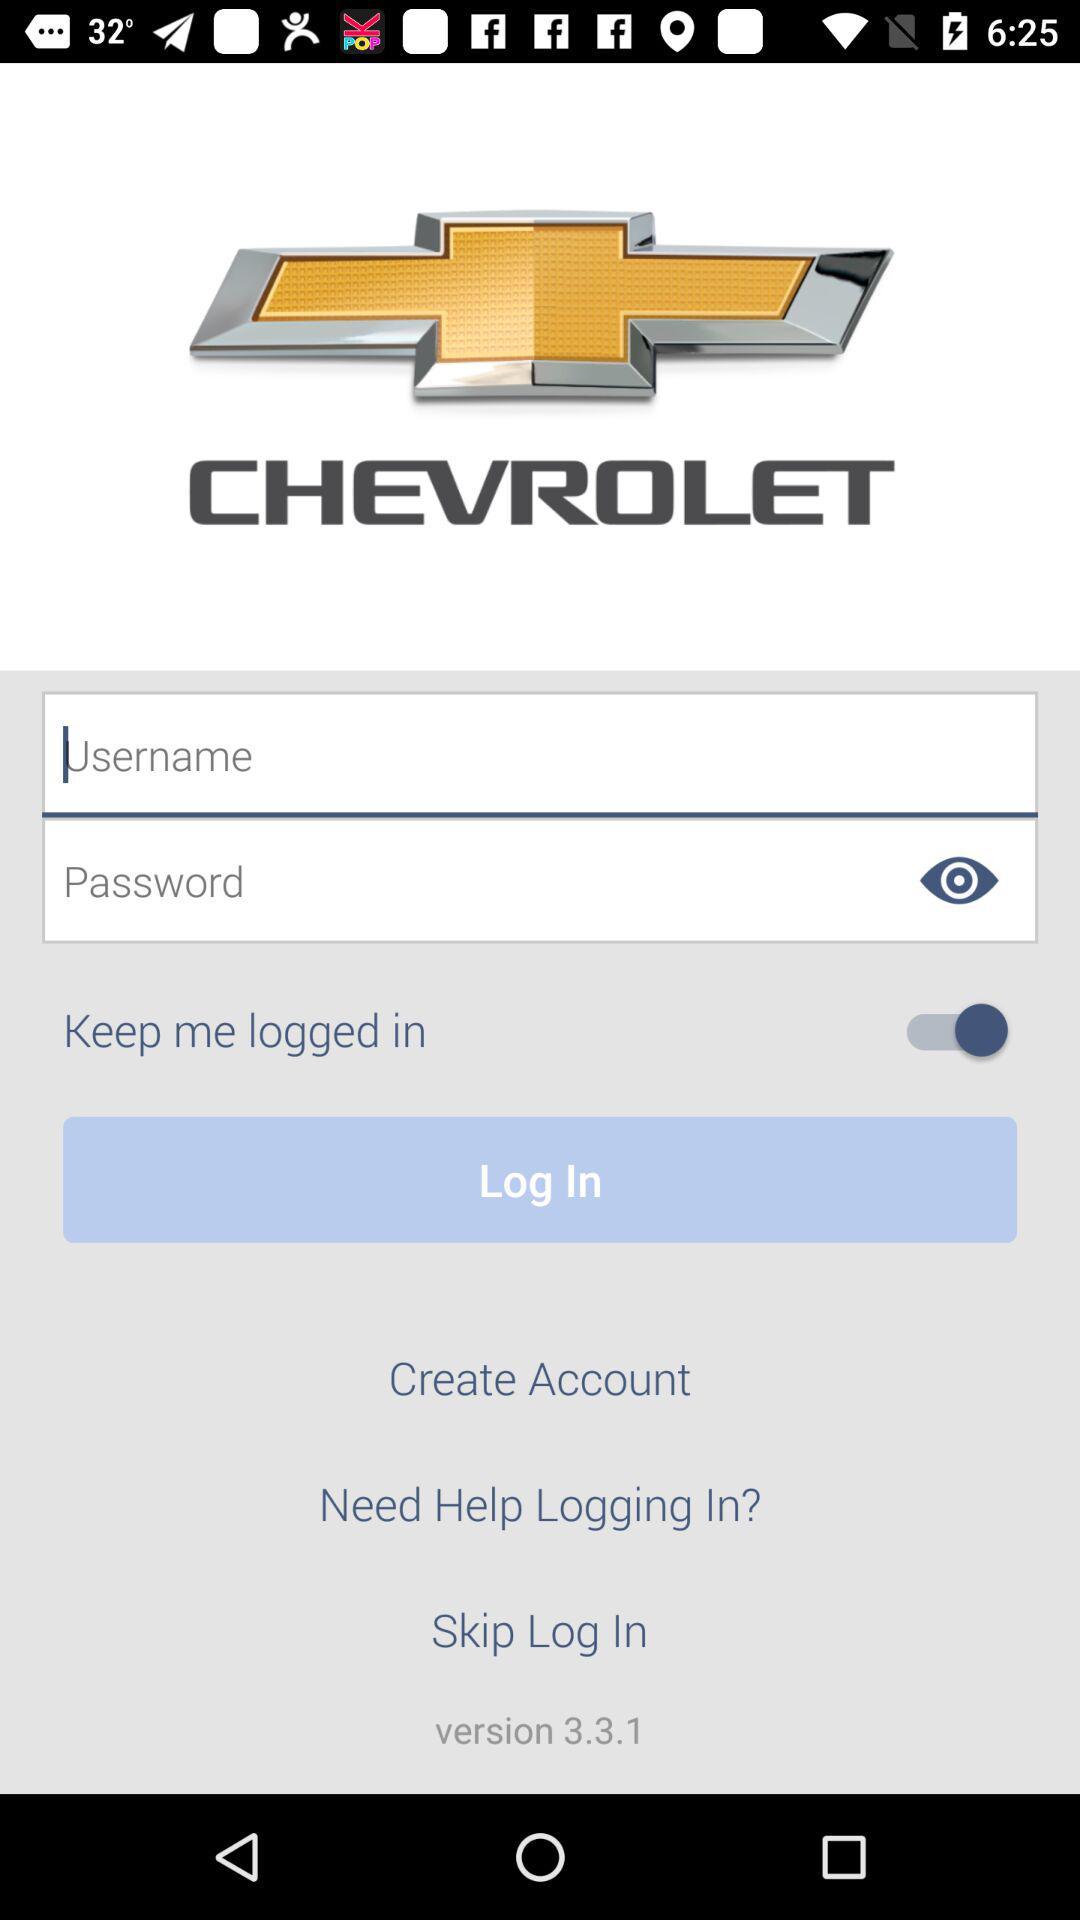 The height and width of the screenshot is (1920, 1080). Describe the element at coordinates (540, 1515) in the screenshot. I see `need help logging item` at that location.